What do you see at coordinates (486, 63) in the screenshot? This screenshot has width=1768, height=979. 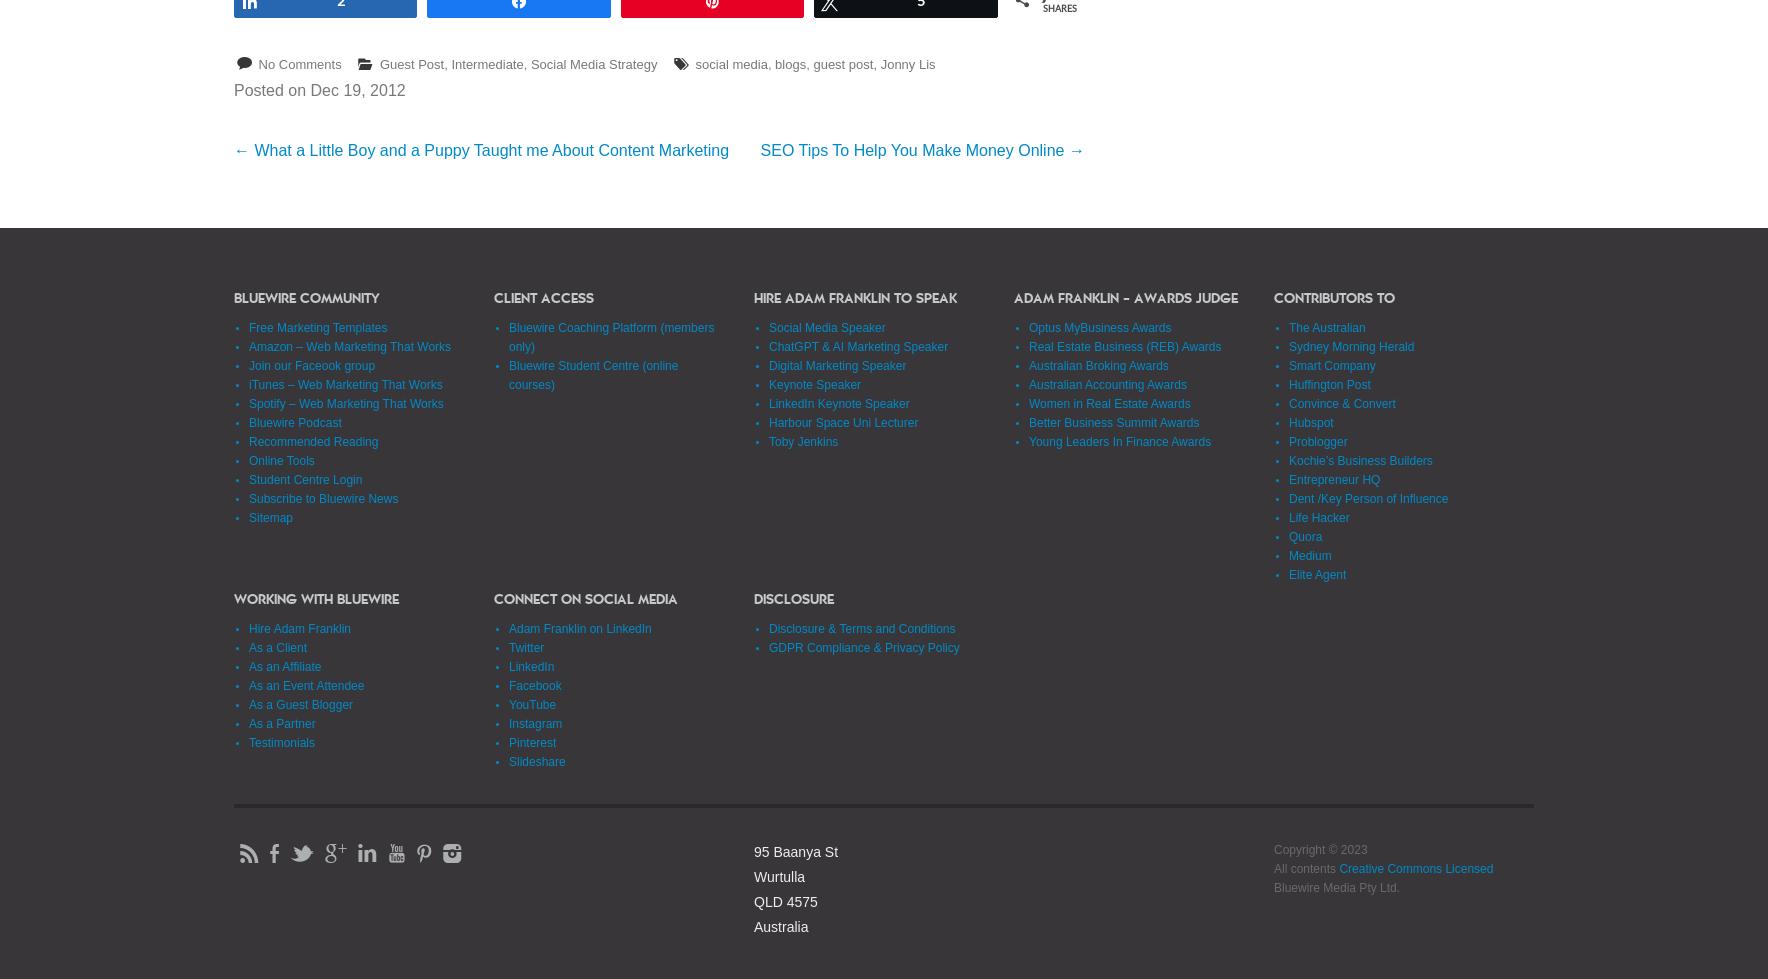 I see `'Intermediate'` at bounding box center [486, 63].